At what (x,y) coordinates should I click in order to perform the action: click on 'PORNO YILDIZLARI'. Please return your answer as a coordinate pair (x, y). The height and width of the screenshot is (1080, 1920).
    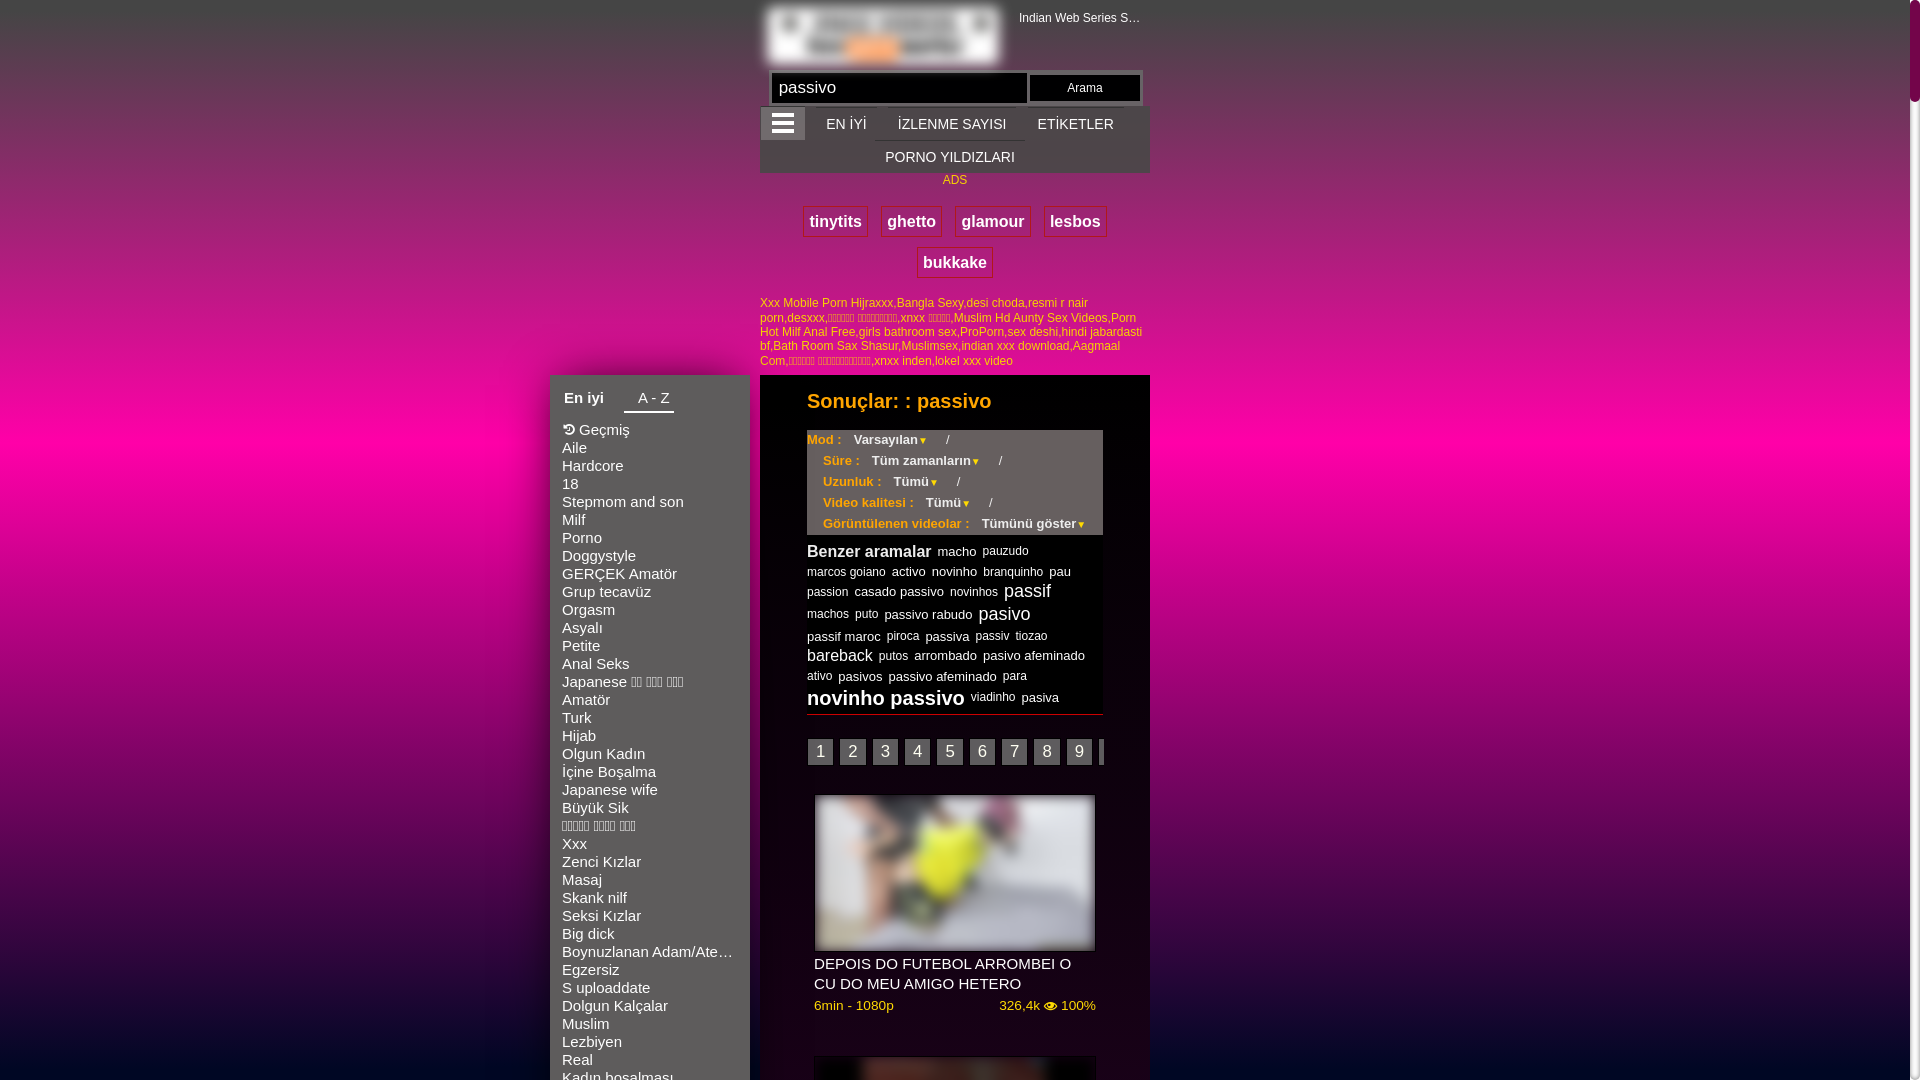
    Looking at the image, I should click on (949, 155).